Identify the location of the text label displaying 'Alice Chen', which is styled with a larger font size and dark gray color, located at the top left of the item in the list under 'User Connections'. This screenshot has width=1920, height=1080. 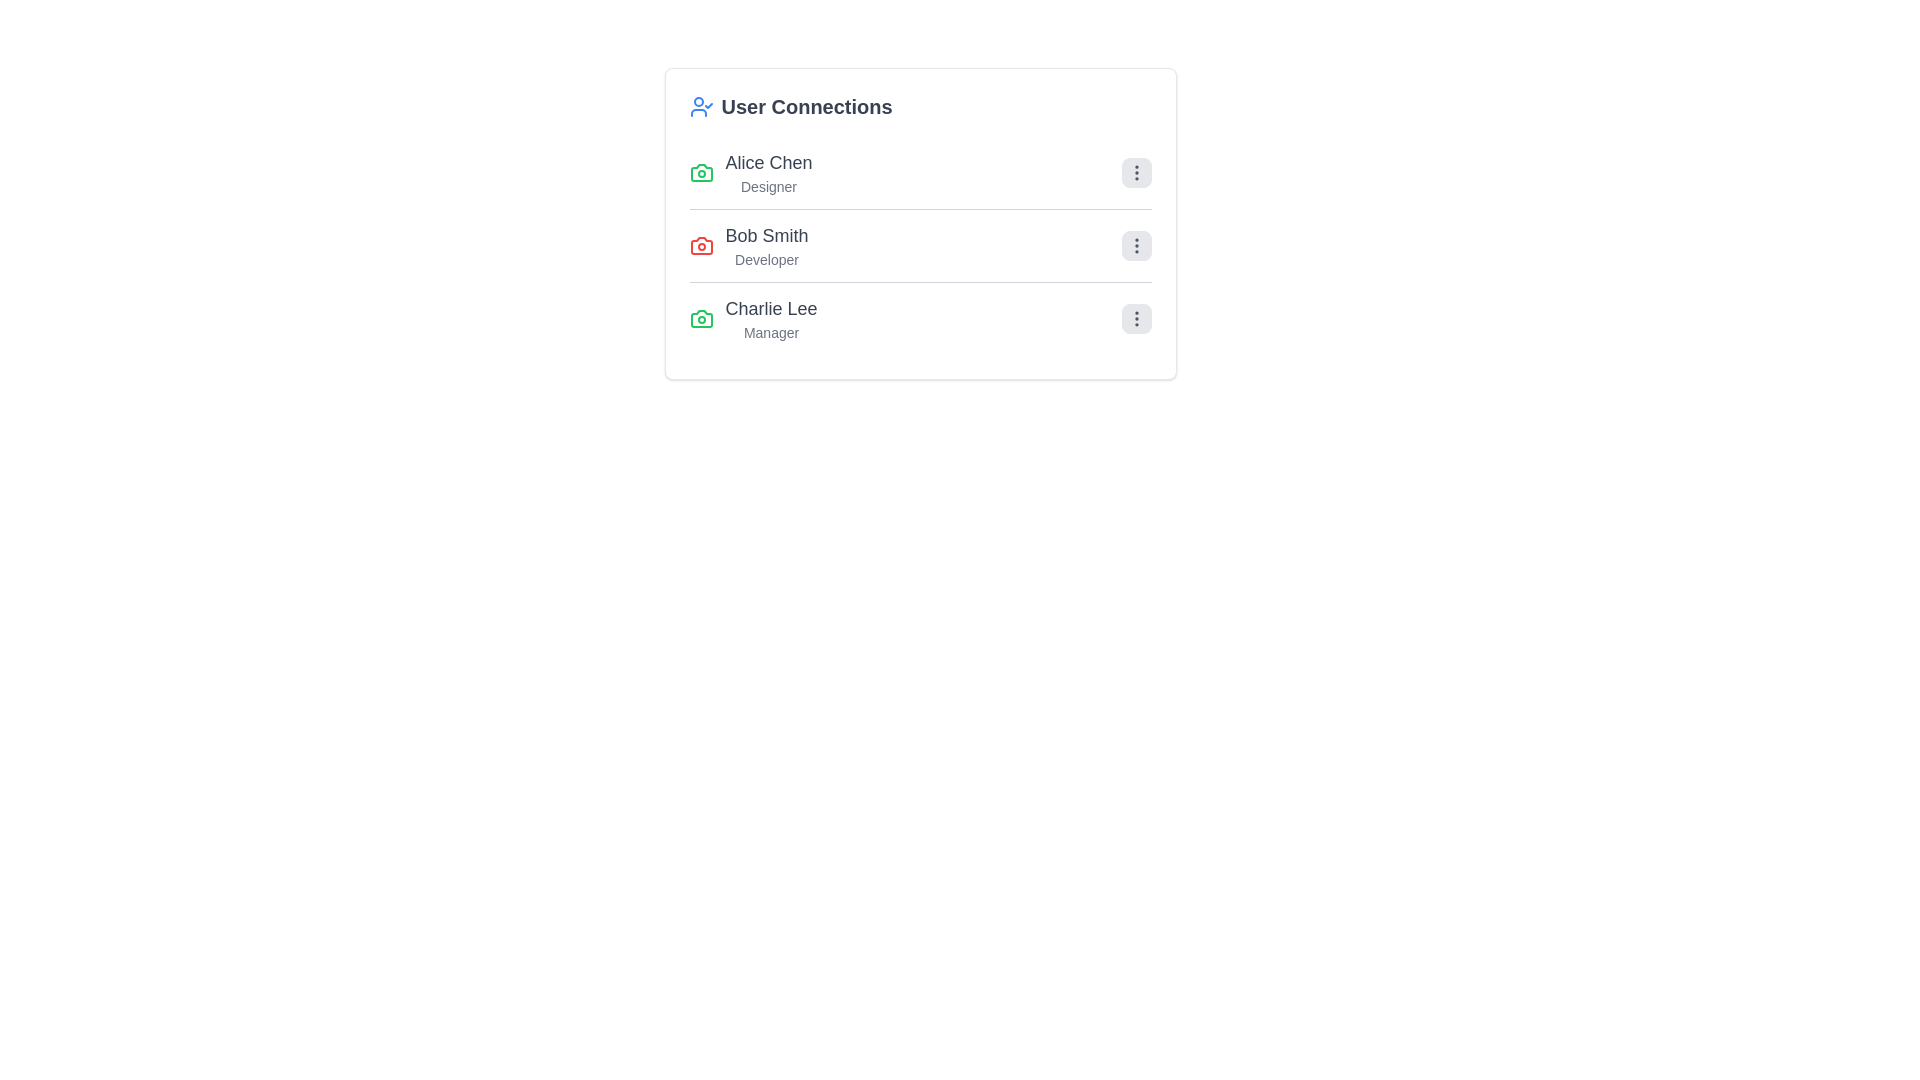
(767, 161).